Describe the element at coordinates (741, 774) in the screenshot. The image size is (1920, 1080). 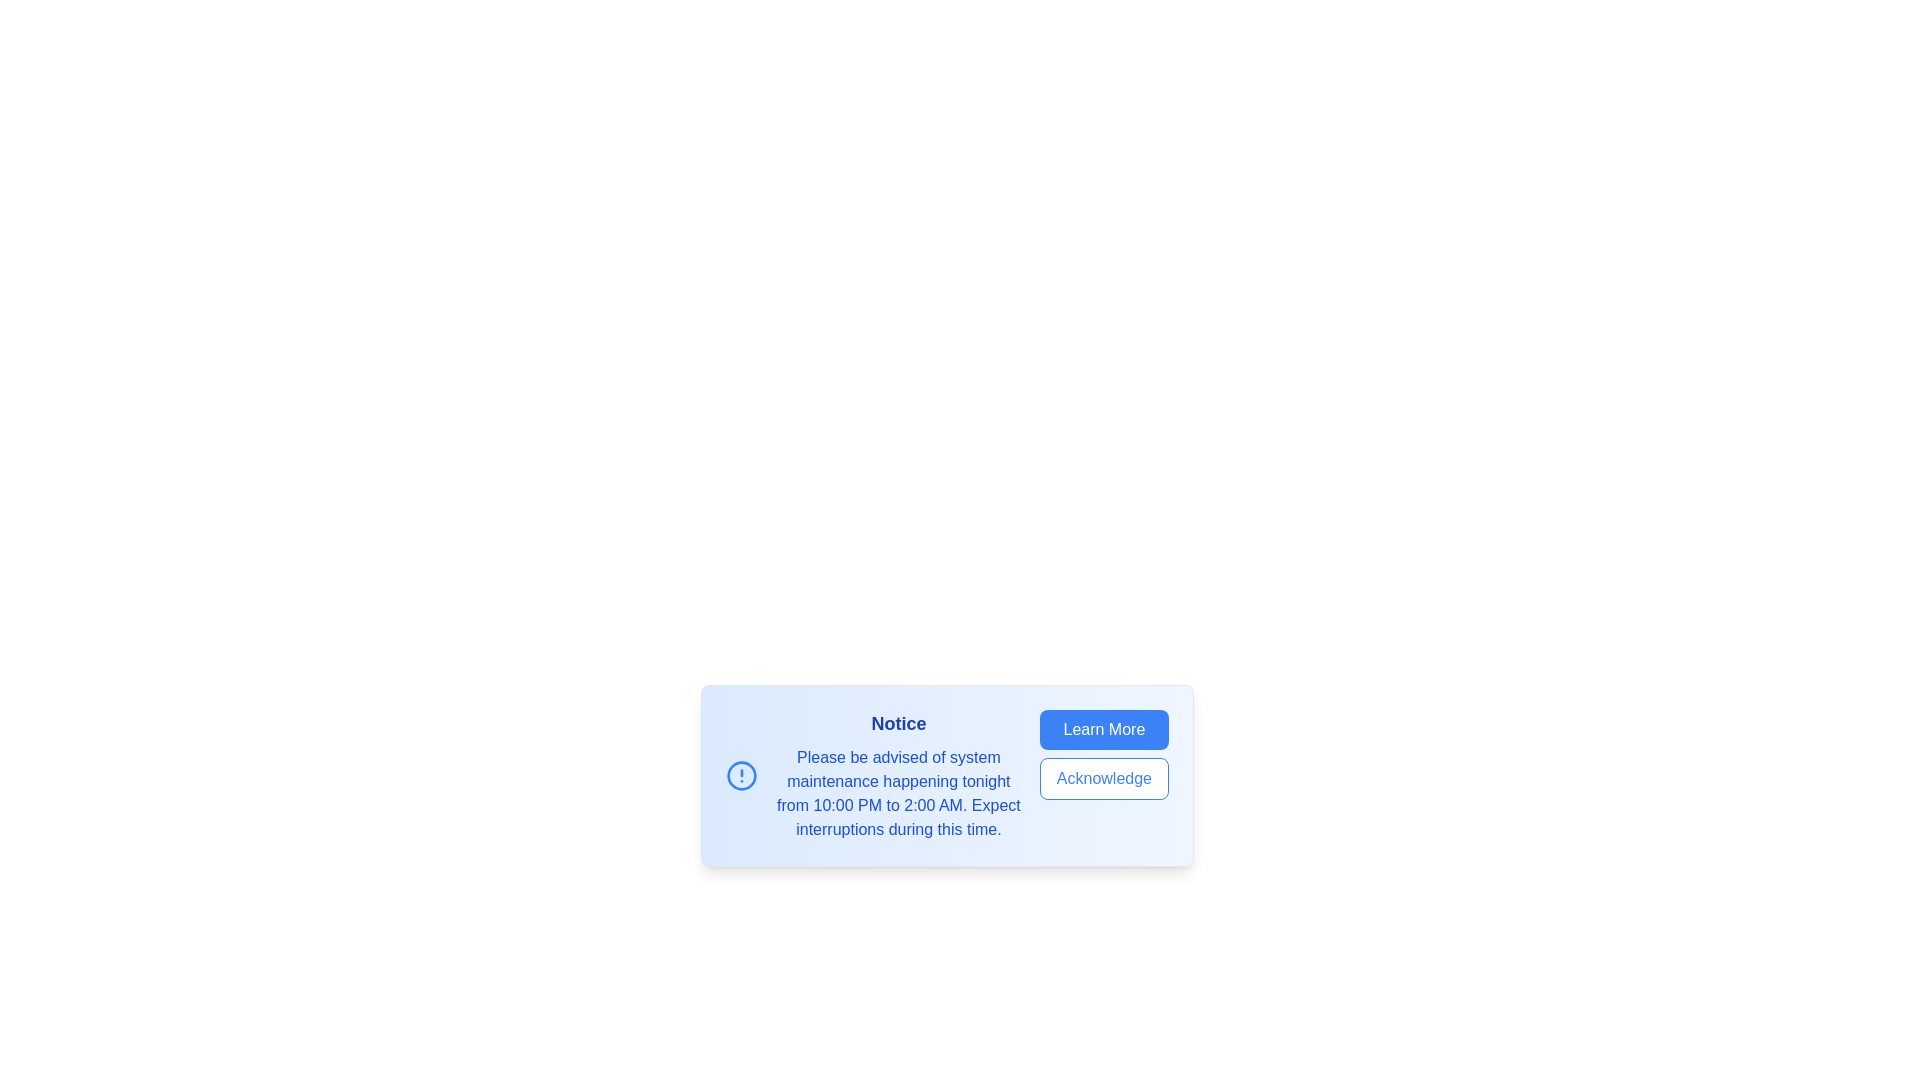
I see `the blue warning icon located on the left side of the notification box, which visually represents a warning or alert` at that location.